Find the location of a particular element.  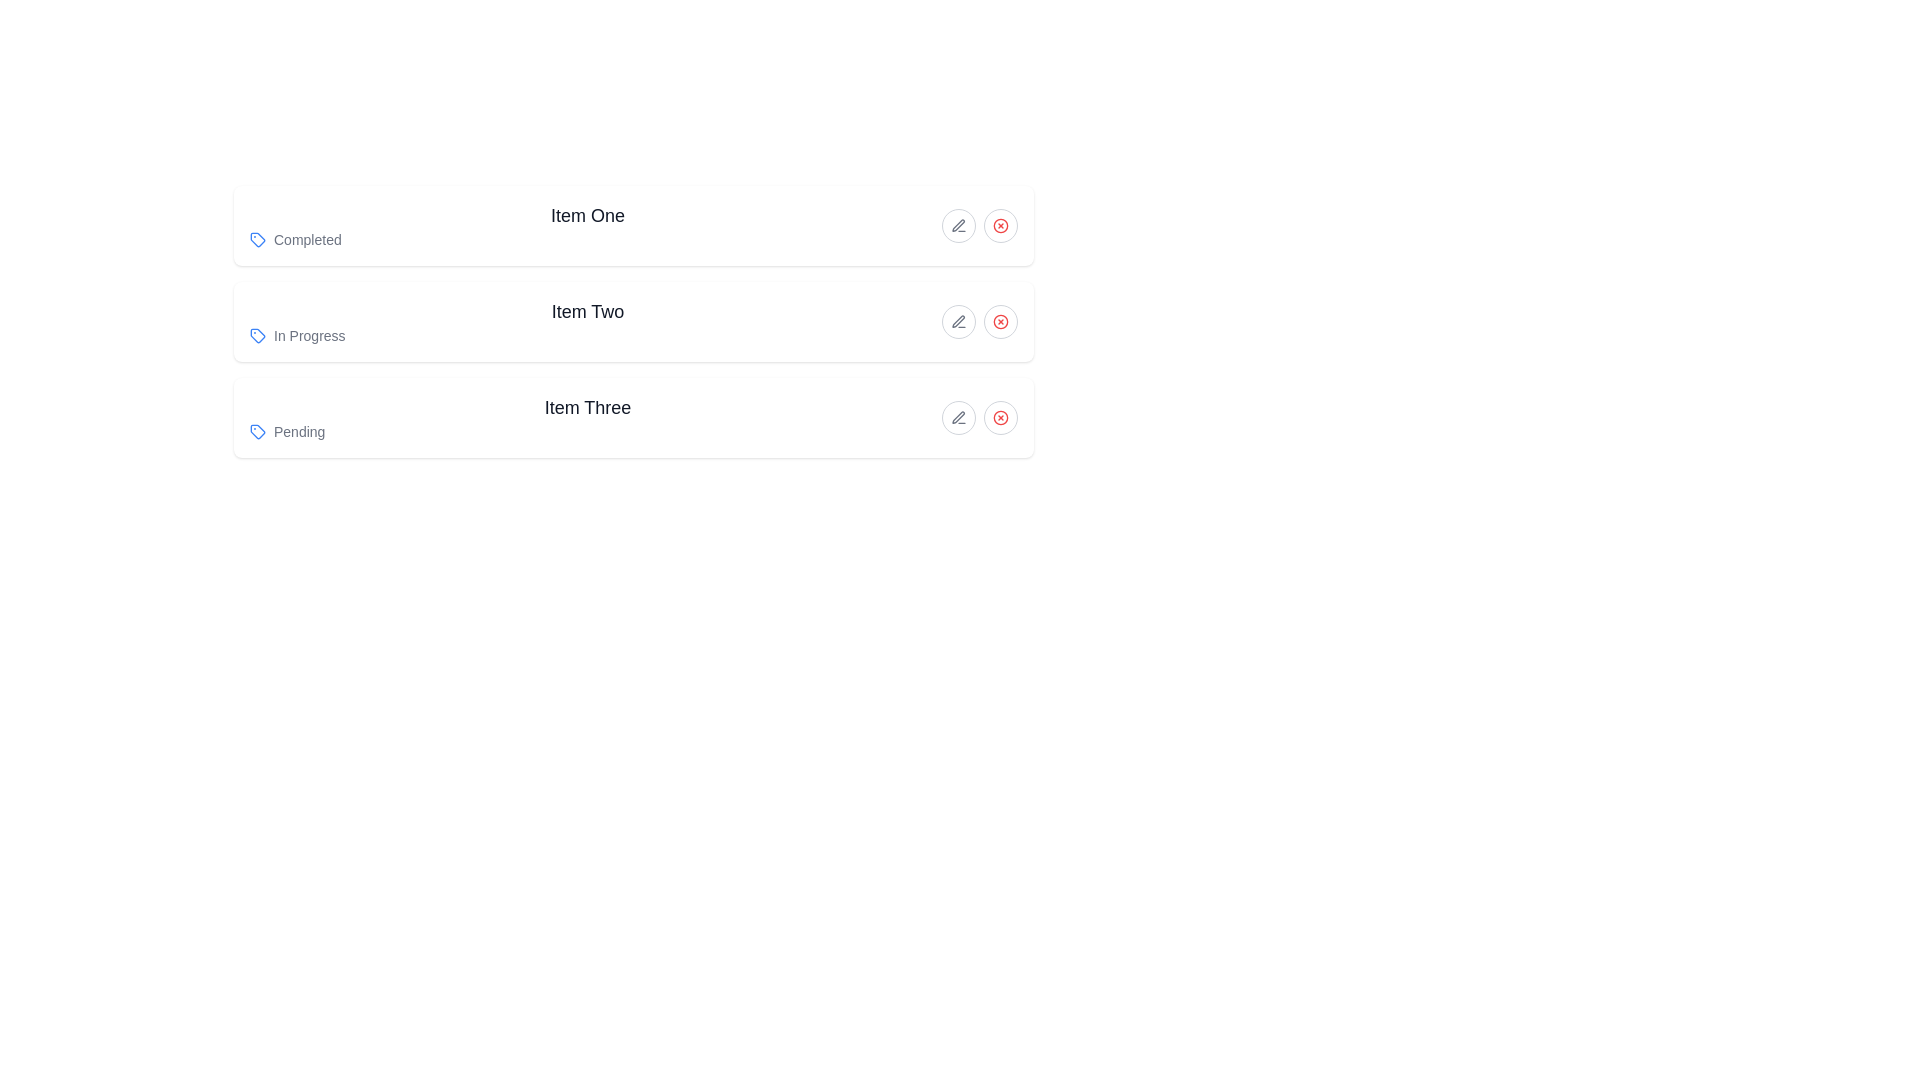

the edit button located to the right of 'Item One' in the top item of the vertical list is located at coordinates (958, 225).